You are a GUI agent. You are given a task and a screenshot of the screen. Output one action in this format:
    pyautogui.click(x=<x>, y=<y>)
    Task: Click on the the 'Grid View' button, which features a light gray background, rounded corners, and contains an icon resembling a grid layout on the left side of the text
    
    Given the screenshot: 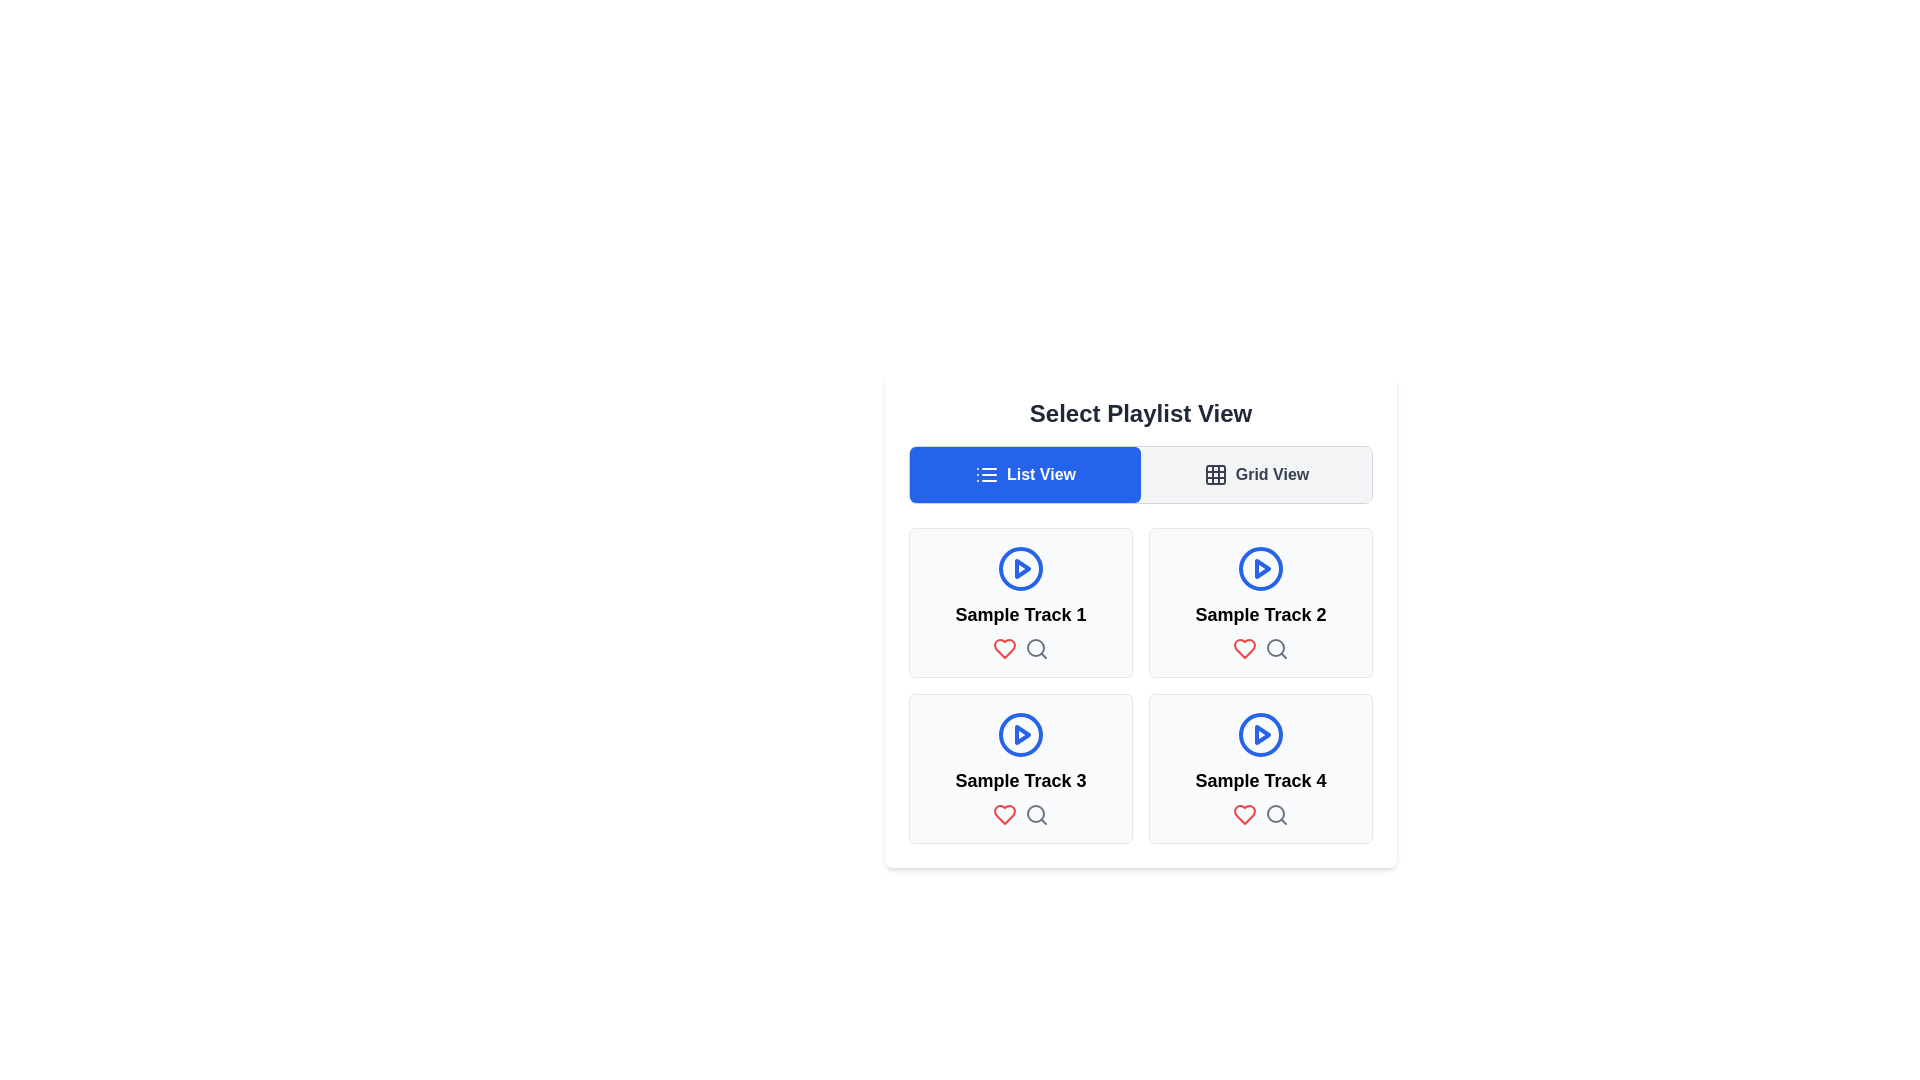 What is the action you would take?
    pyautogui.click(x=1255, y=474)
    